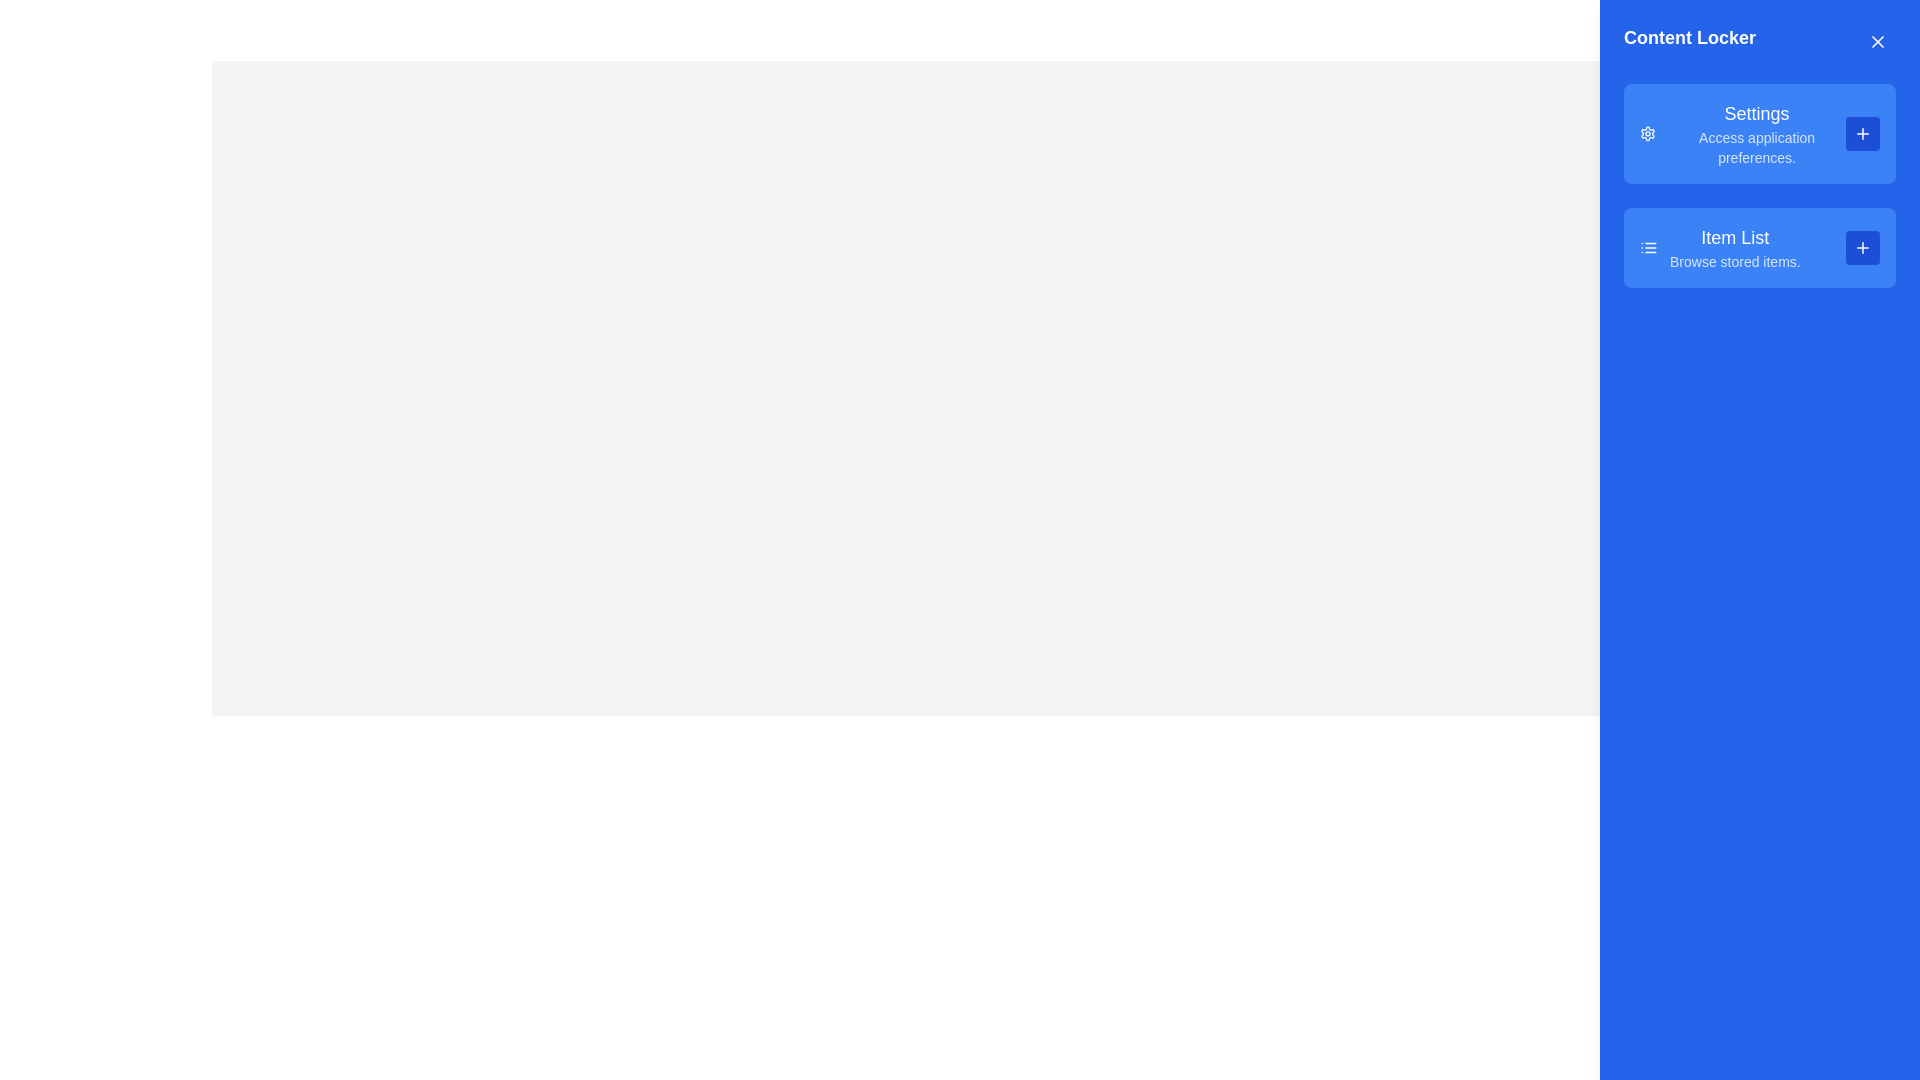  Describe the element at coordinates (1876, 42) in the screenshot. I see `the blue rounded square button with an 'X' symbol` at that location.